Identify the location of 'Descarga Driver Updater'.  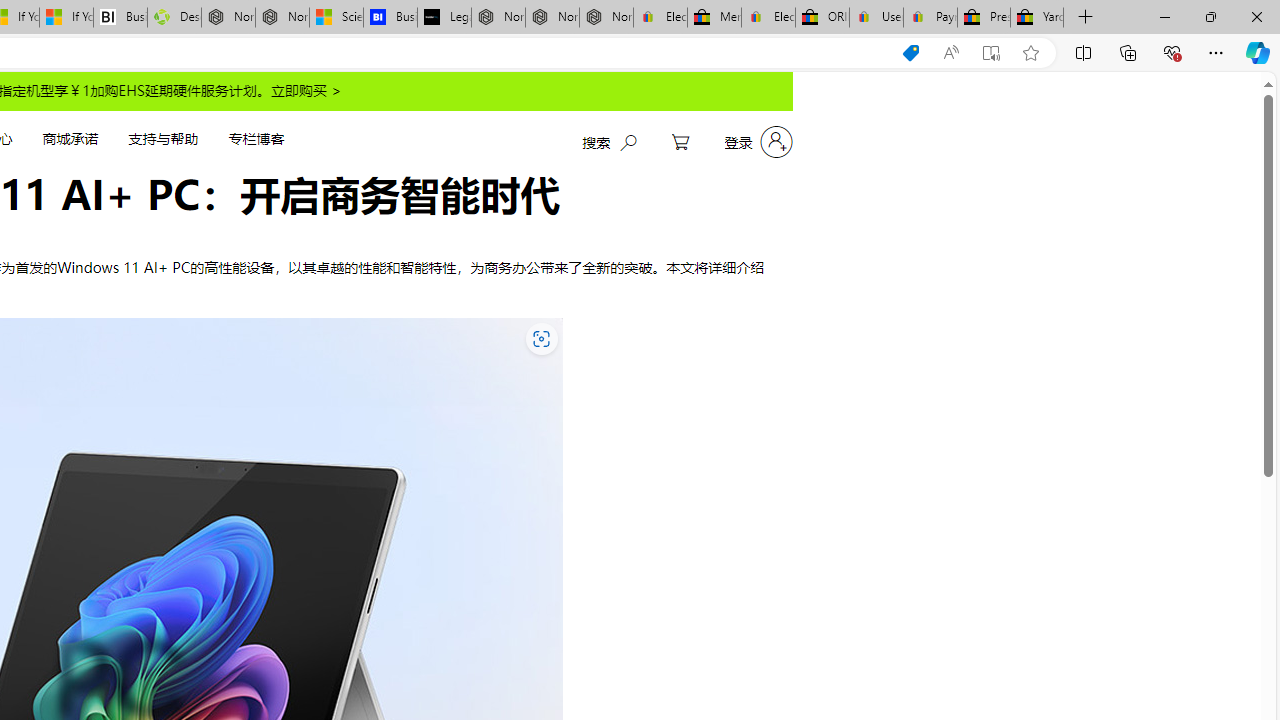
(174, 17).